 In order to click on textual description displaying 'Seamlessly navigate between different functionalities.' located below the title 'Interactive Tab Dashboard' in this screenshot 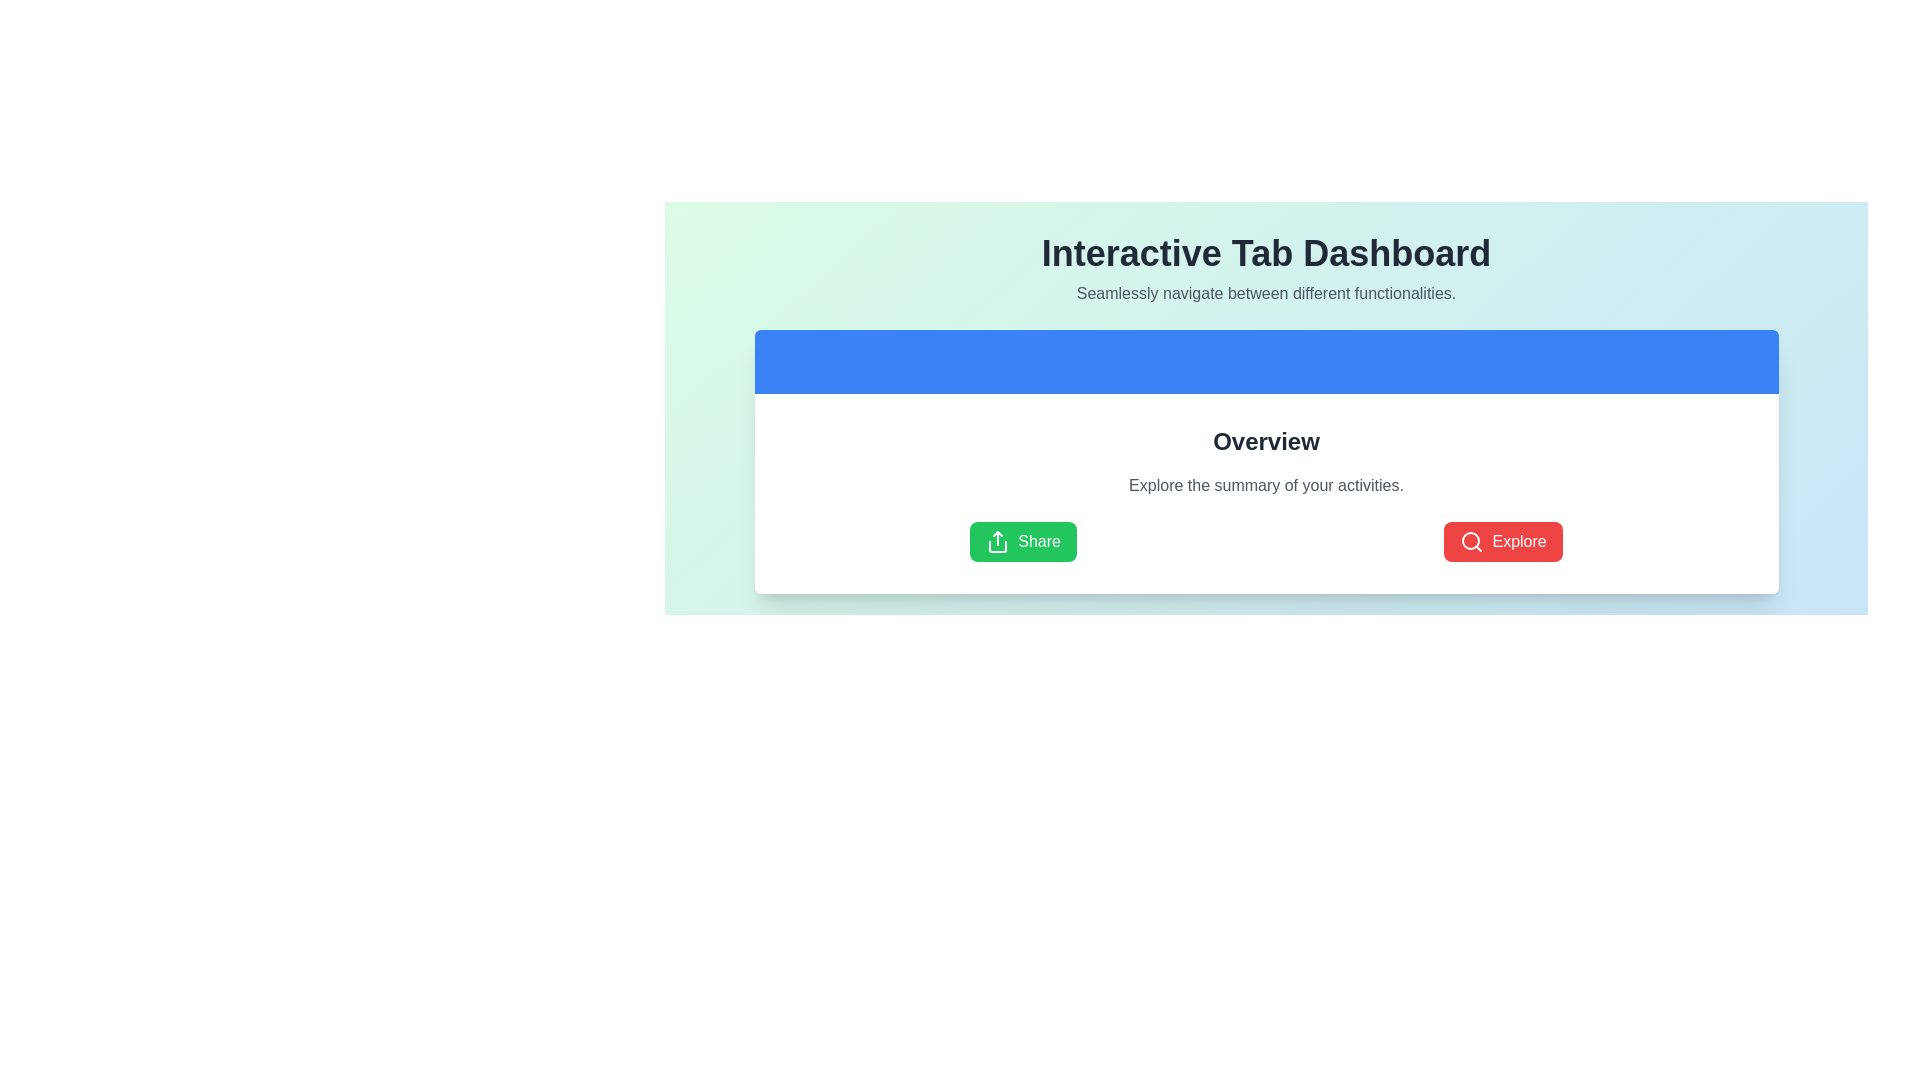, I will do `click(1265, 293)`.